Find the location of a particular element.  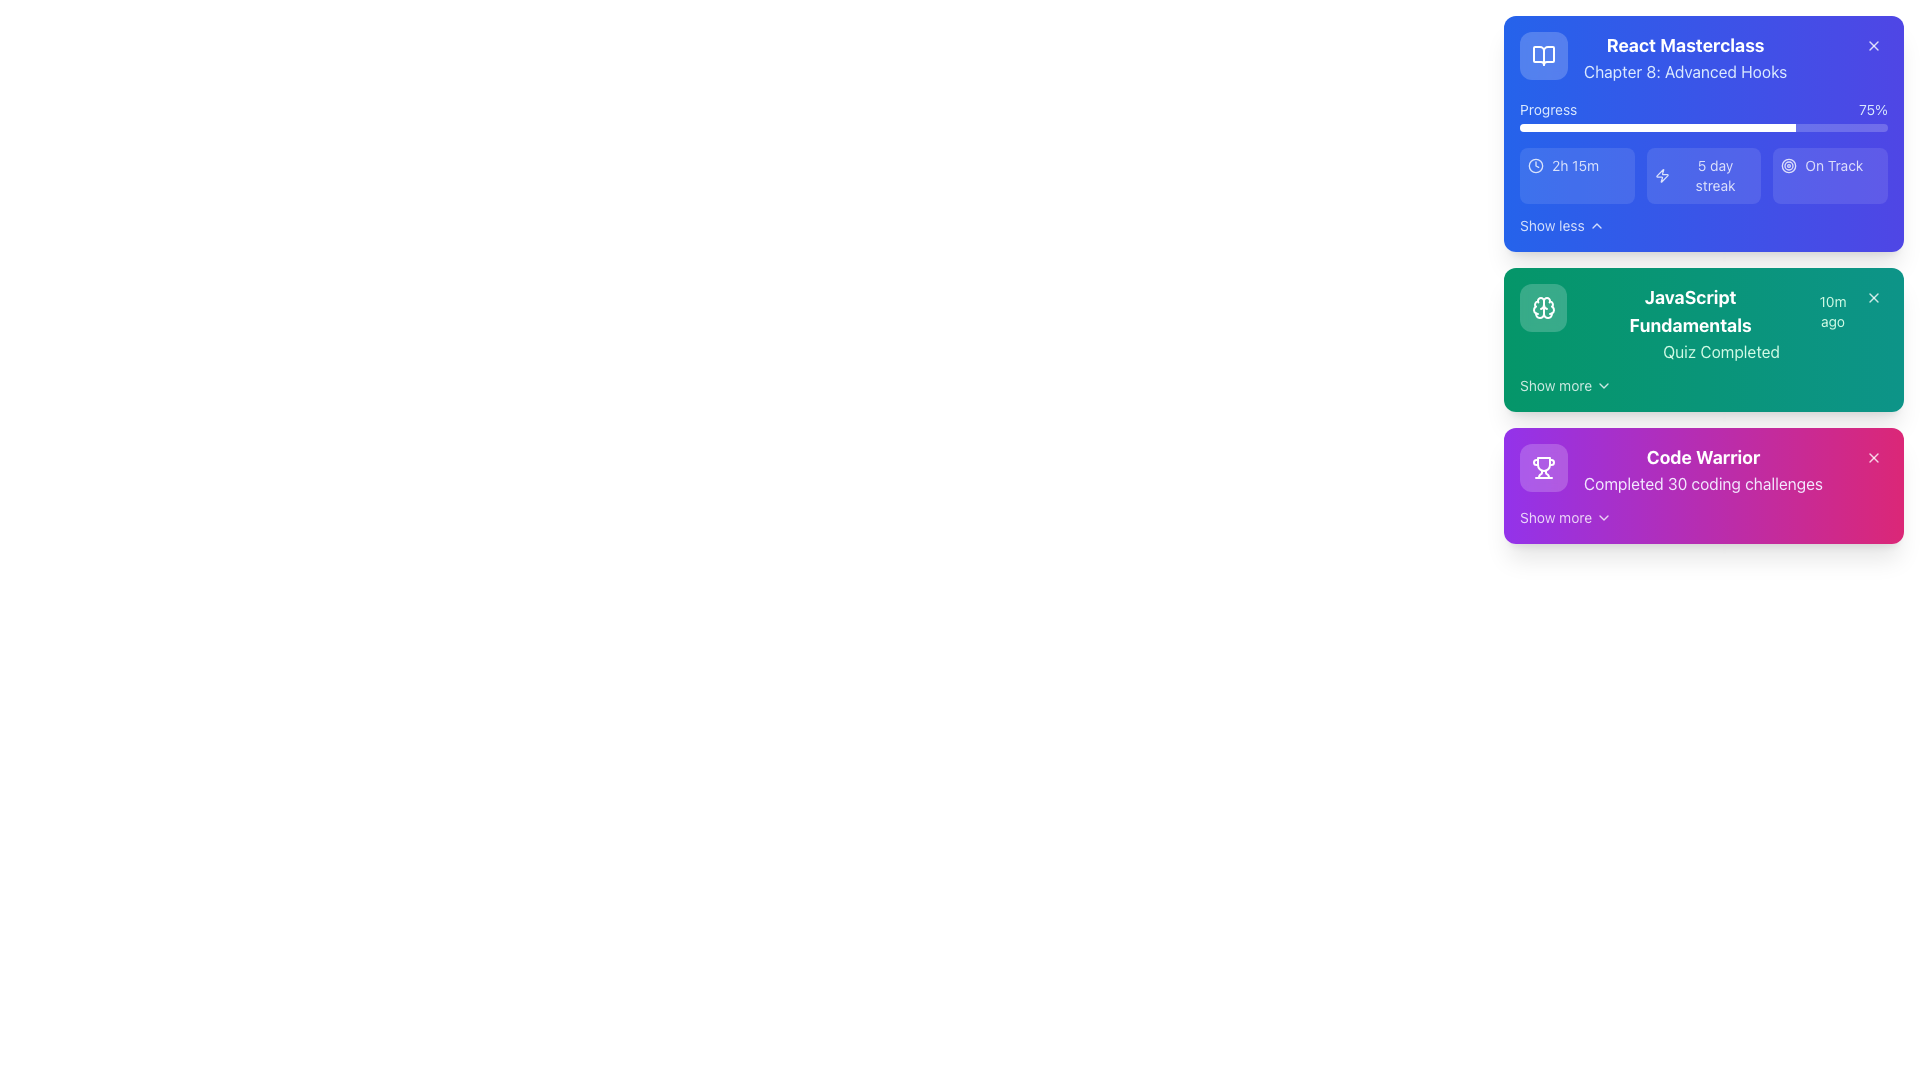

the Progress Bar labeled 'Progress' that visually represents a completion status of 75% within the 'React Masterclass' card is located at coordinates (1703, 115).